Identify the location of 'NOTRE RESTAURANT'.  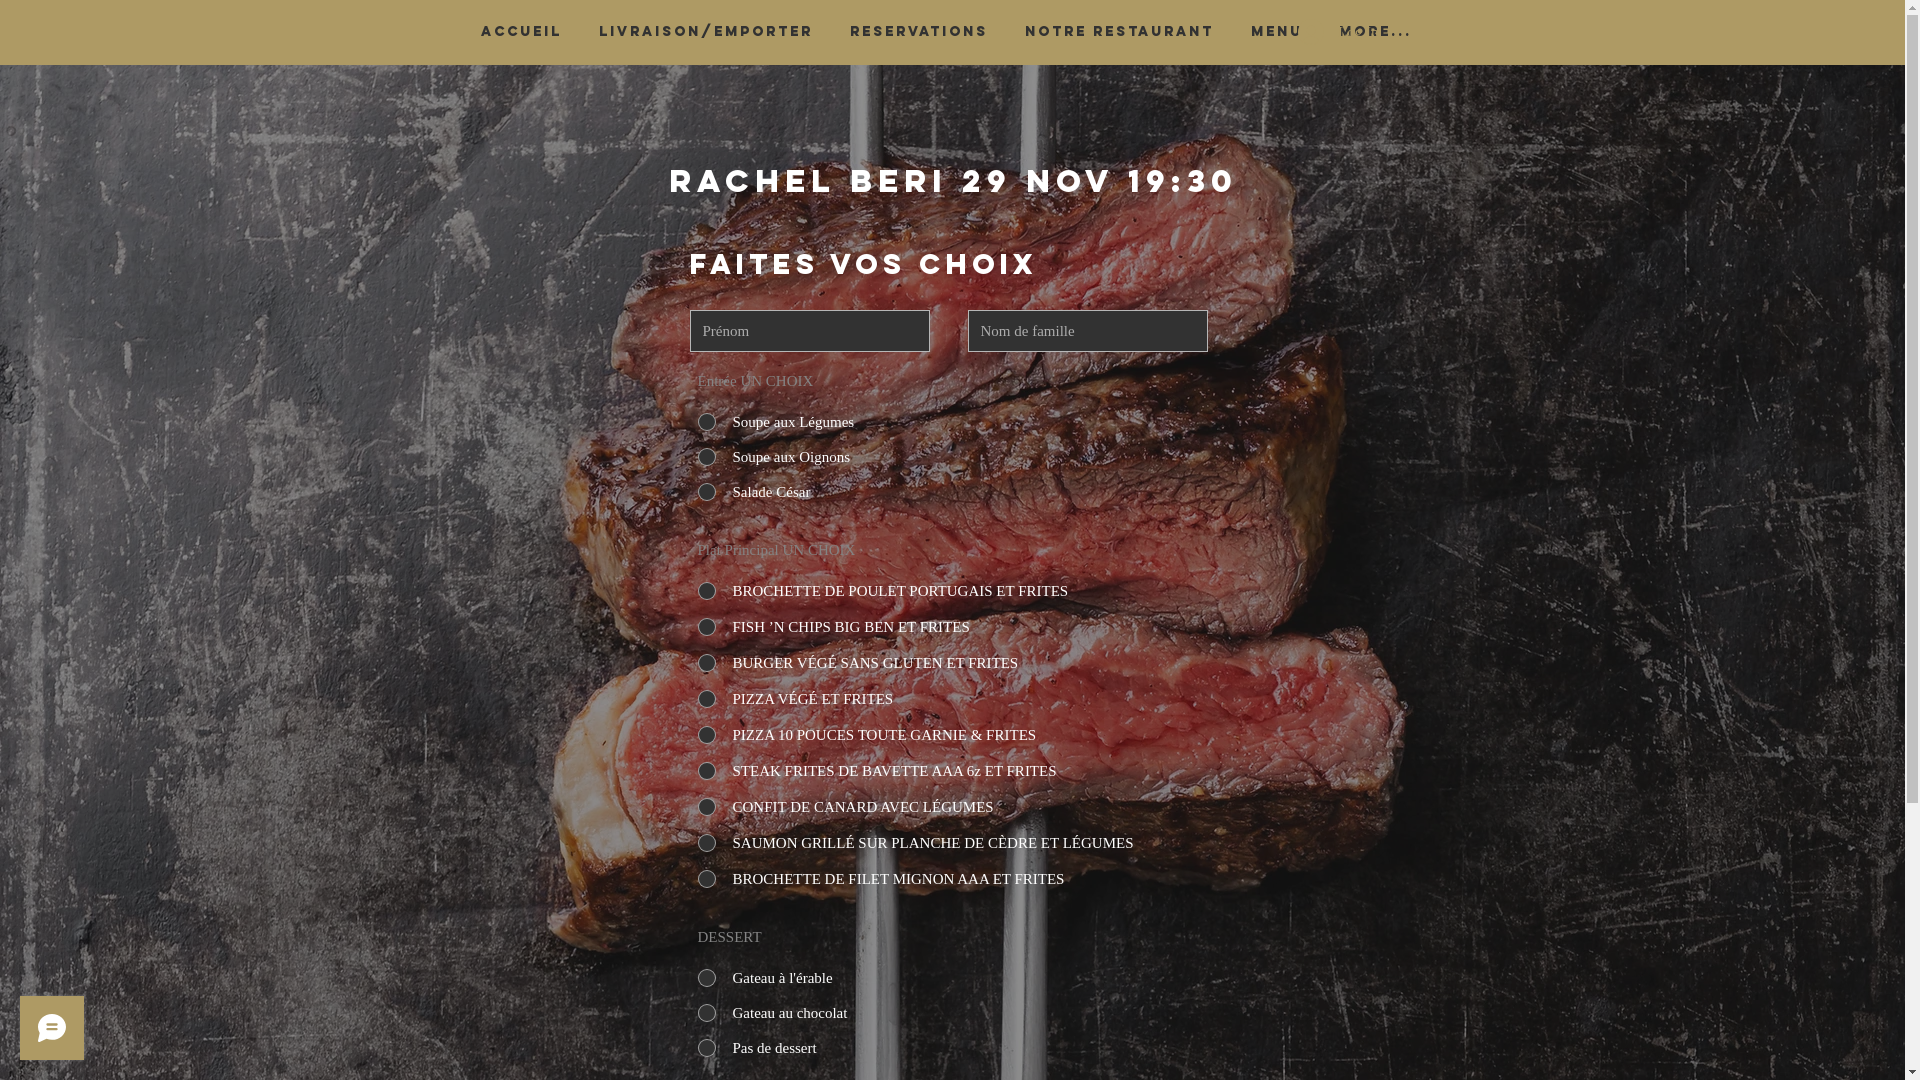
(1006, 31).